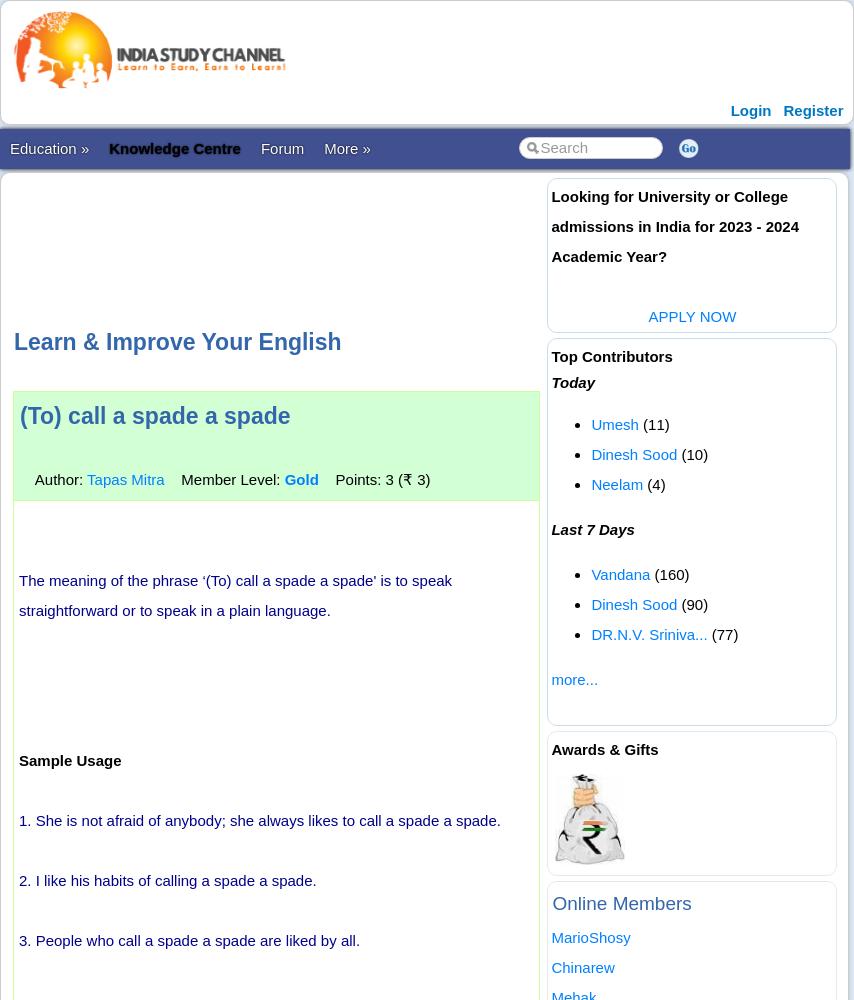 The height and width of the screenshot is (1000, 854). Describe the element at coordinates (235, 594) in the screenshot. I see `'The meaning of the phrase ‘(To) call a spade a spade' is to speak straightforward or to speak in a plain language.'` at that location.